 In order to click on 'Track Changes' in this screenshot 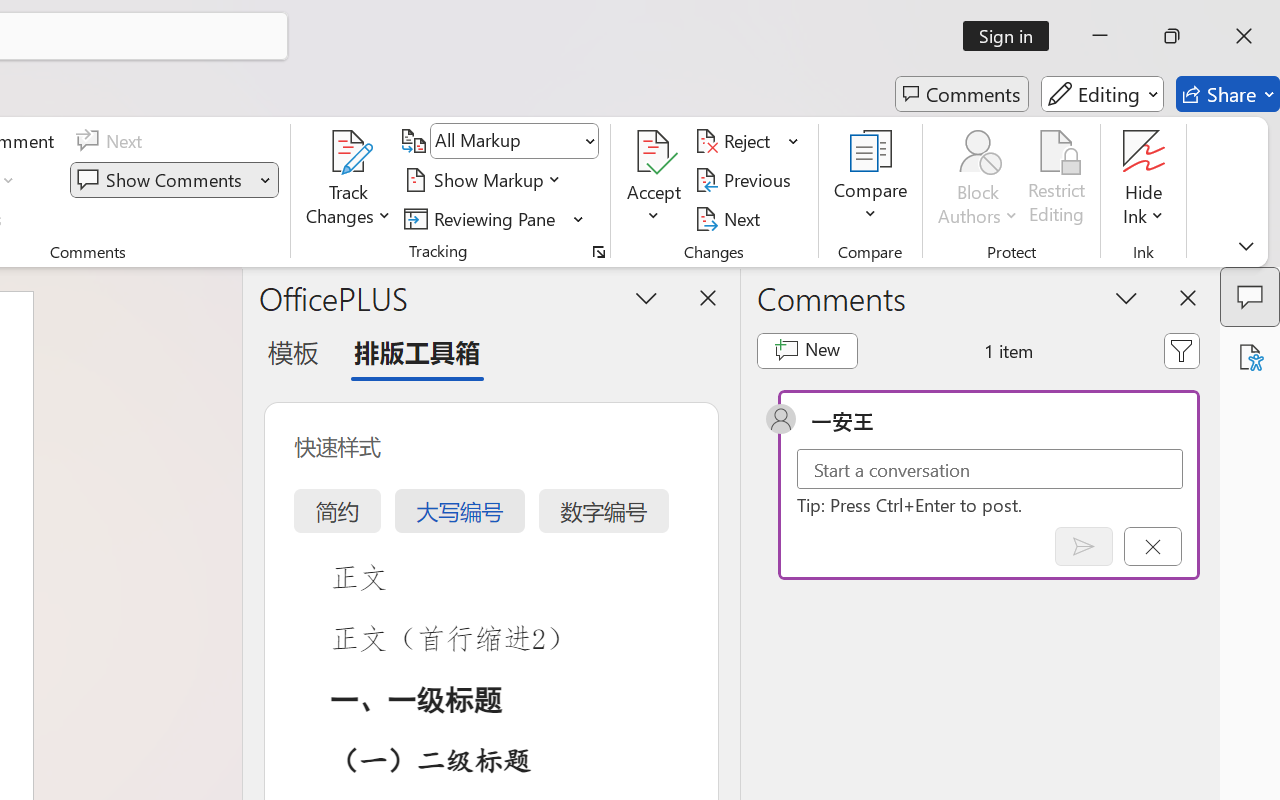, I will do `click(349, 179)`.